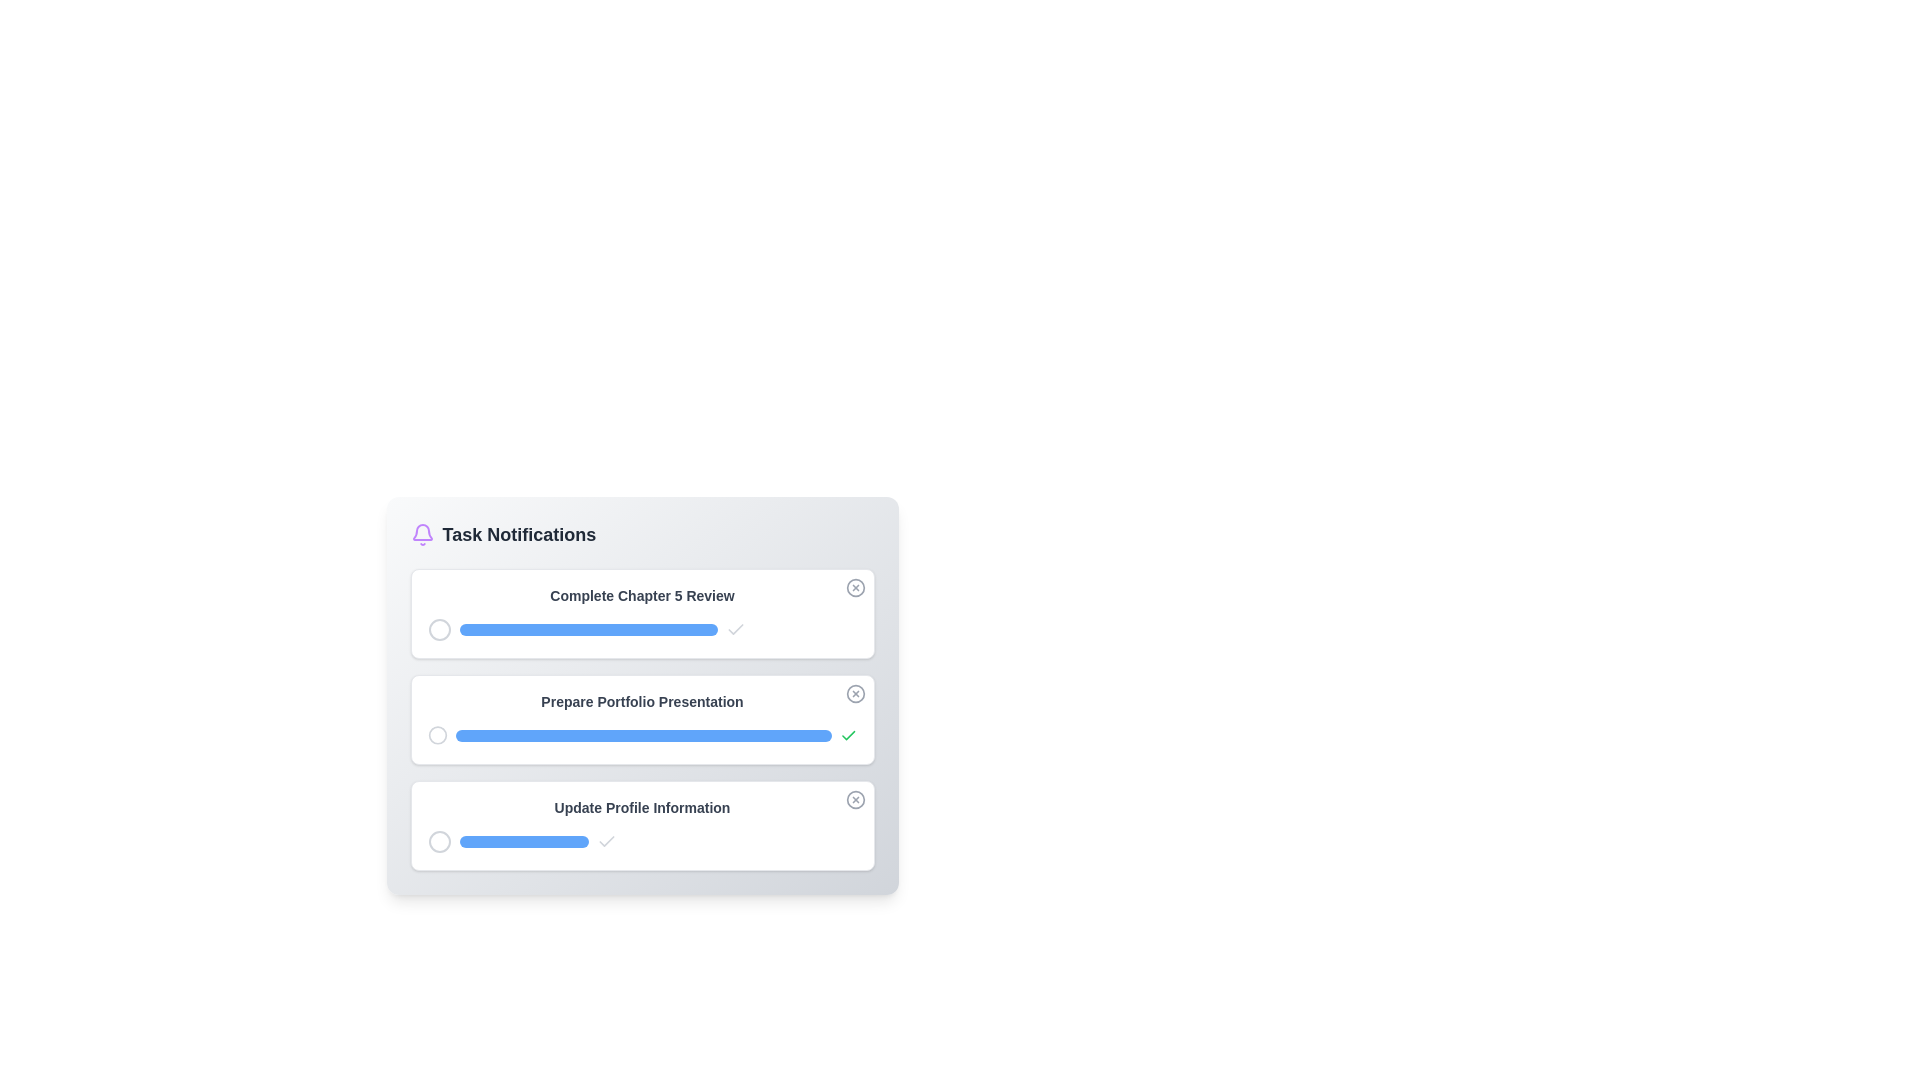  What do you see at coordinates (855, 586) in the screenshot?
I see `close button for the notification titled 'Complete Chapter 5 Review'` at bounding box center [855, 586].